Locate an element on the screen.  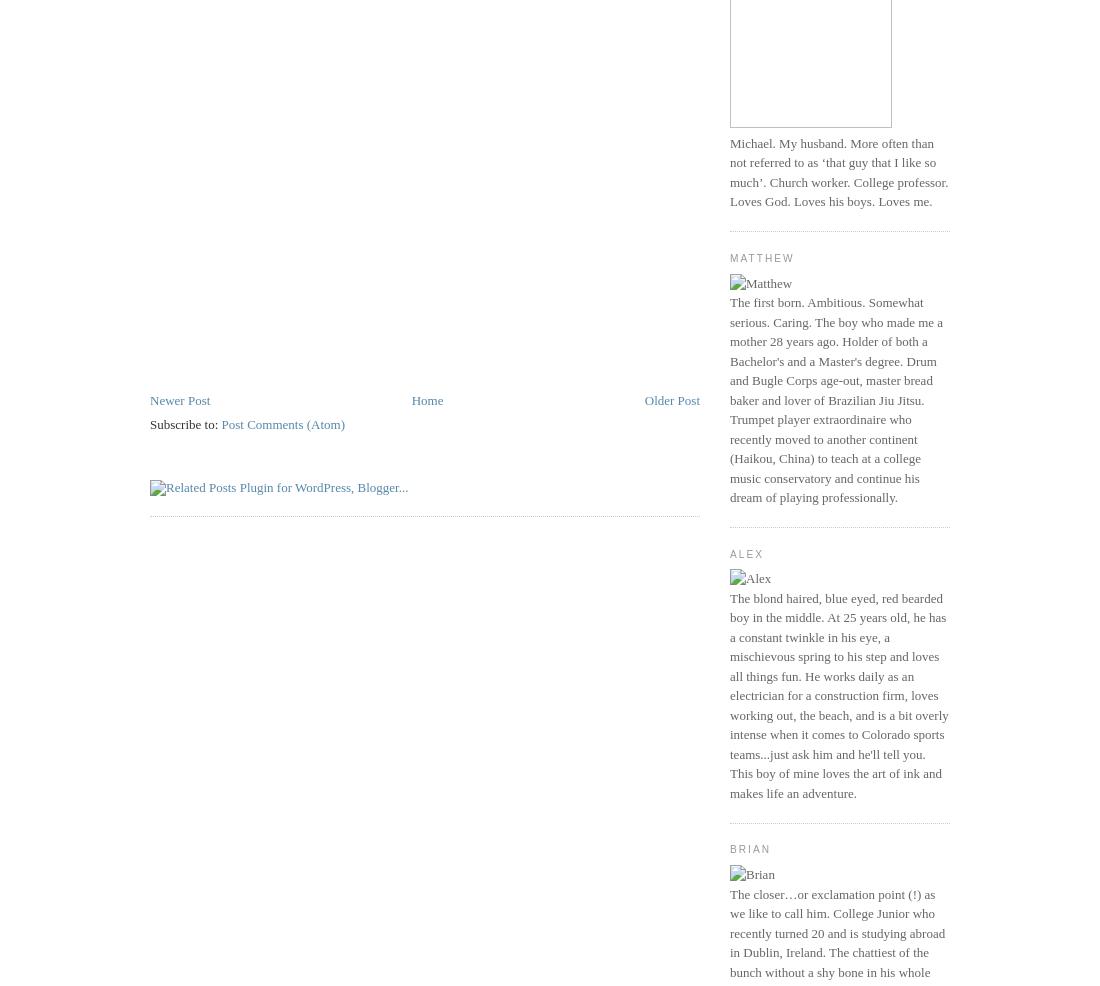
'Matthew' is located at coordinates (761, 257).